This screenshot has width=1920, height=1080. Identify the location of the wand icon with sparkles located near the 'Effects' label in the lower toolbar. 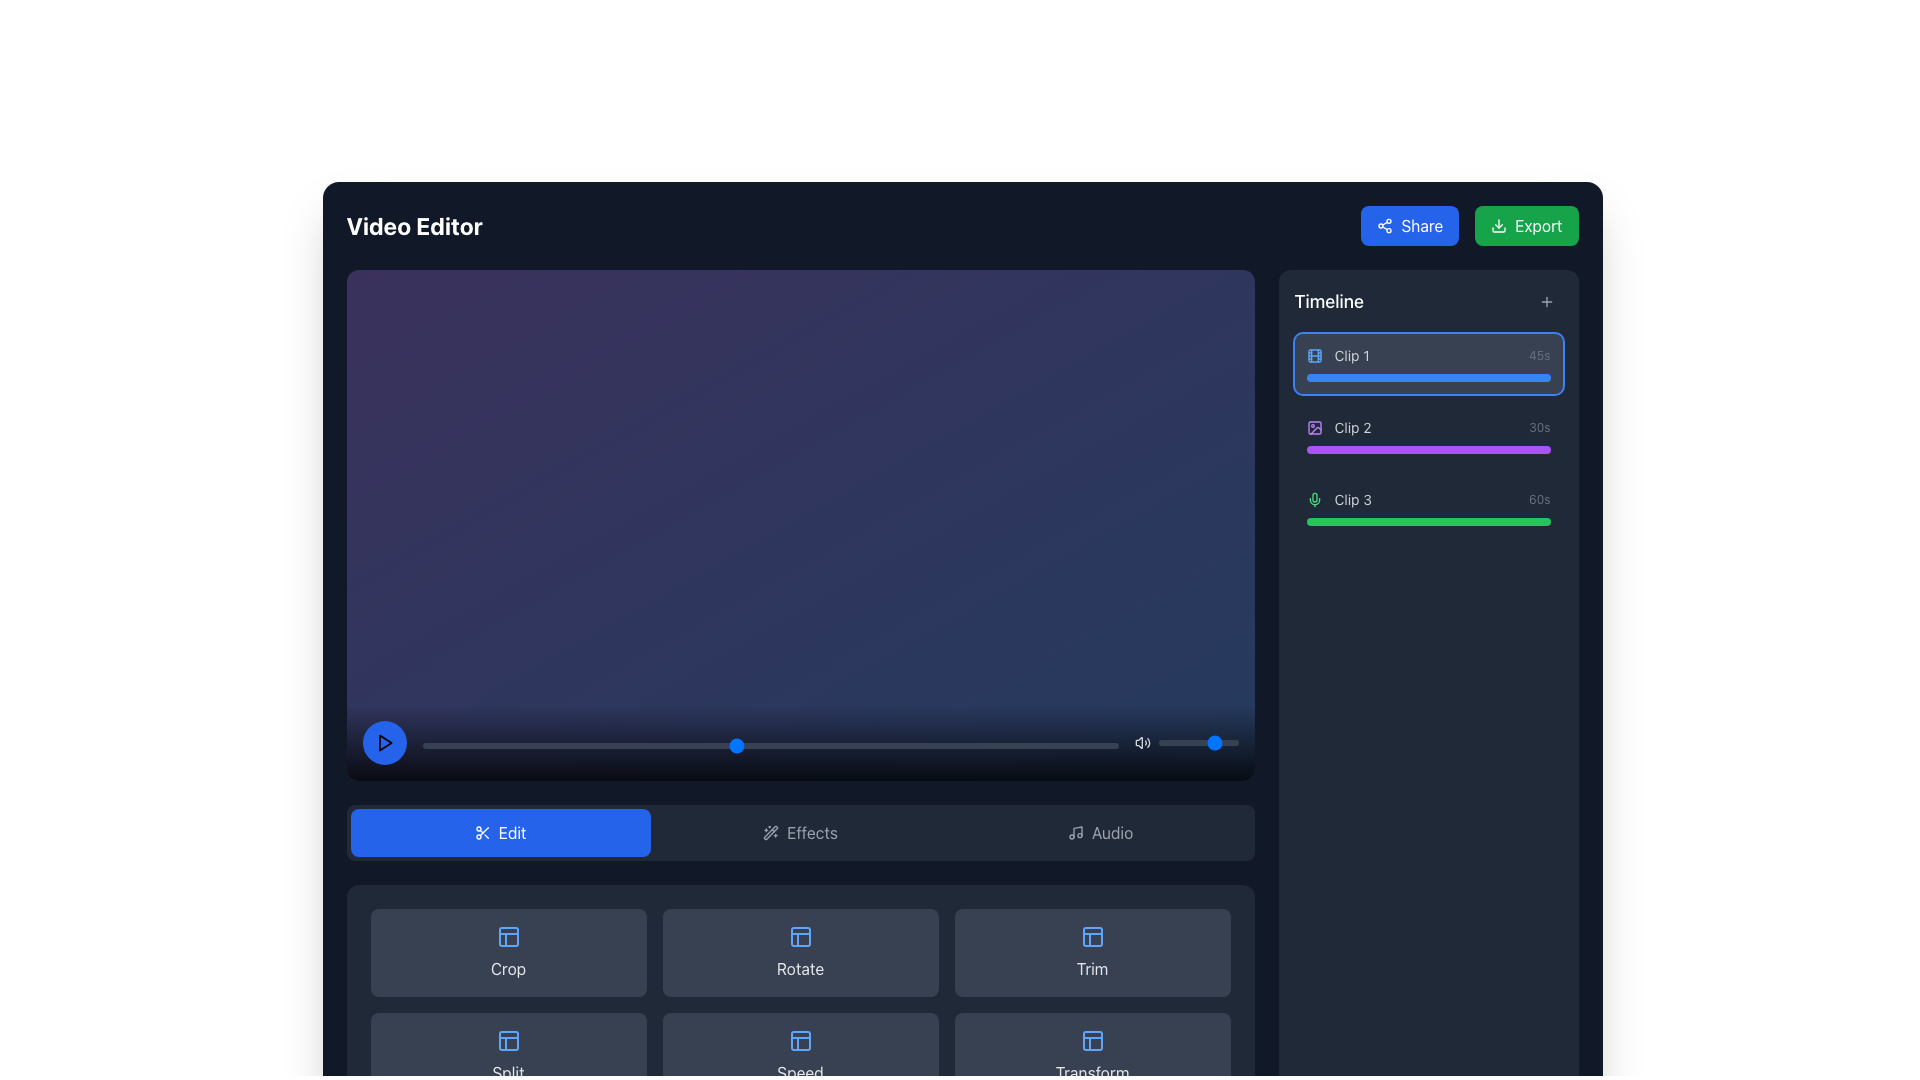
(770, 832).